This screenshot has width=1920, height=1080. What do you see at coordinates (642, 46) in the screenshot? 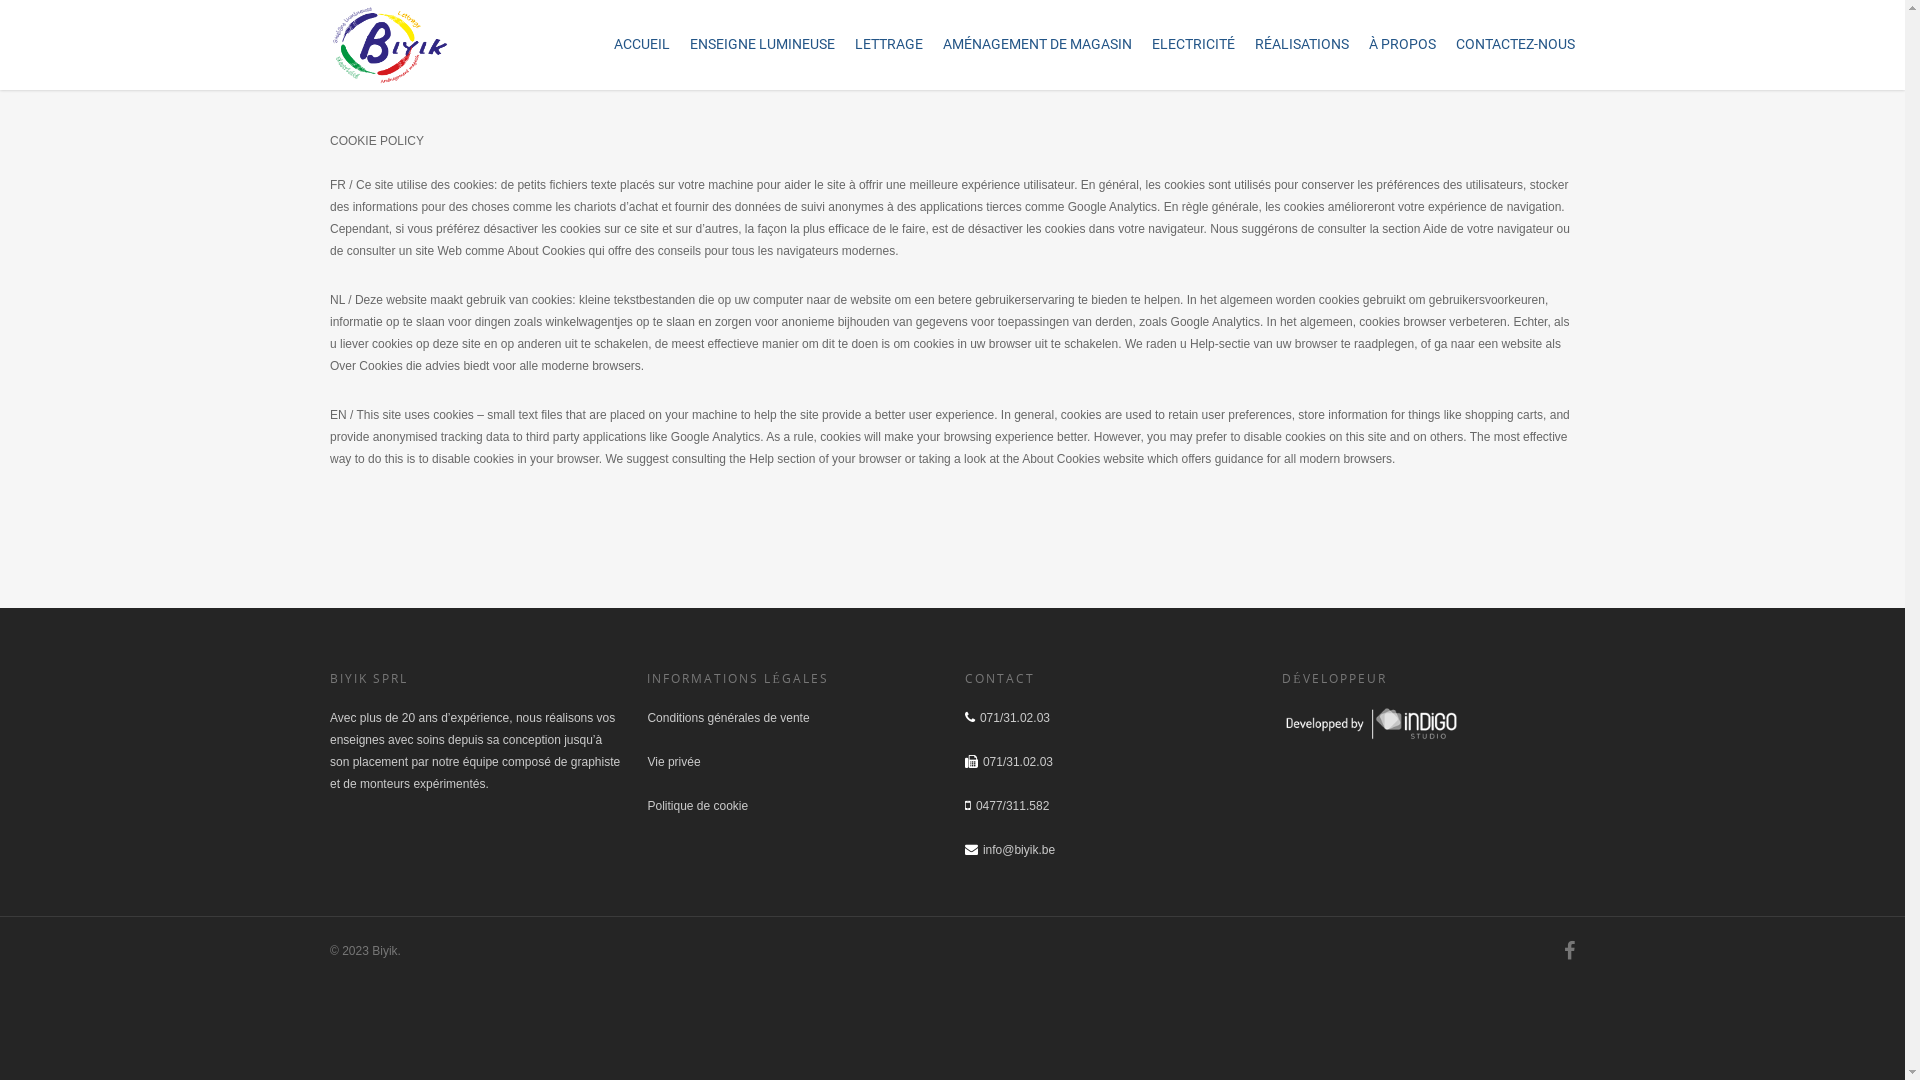
I see `'ACCUEIL'` at bounding box center [642, 46].